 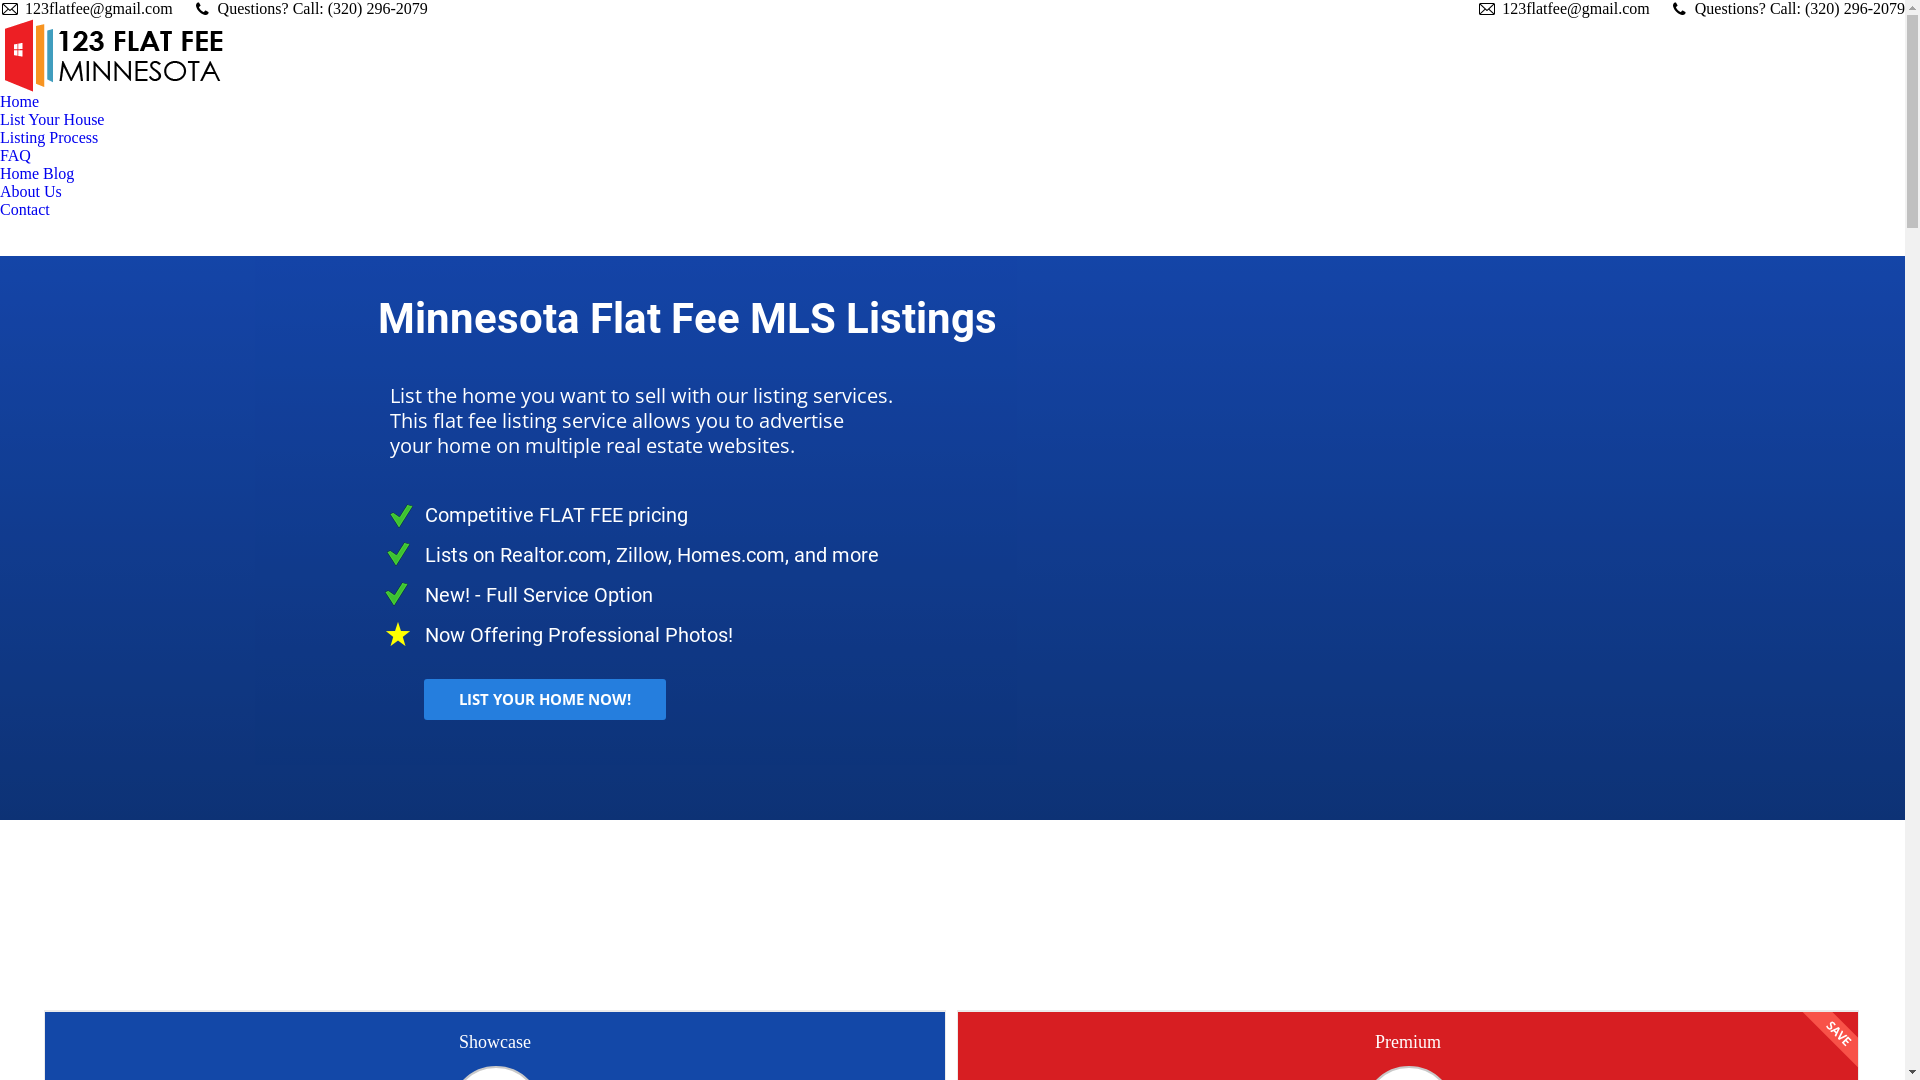 I want to click on 'Listing Process', so click(x=48, y=137).